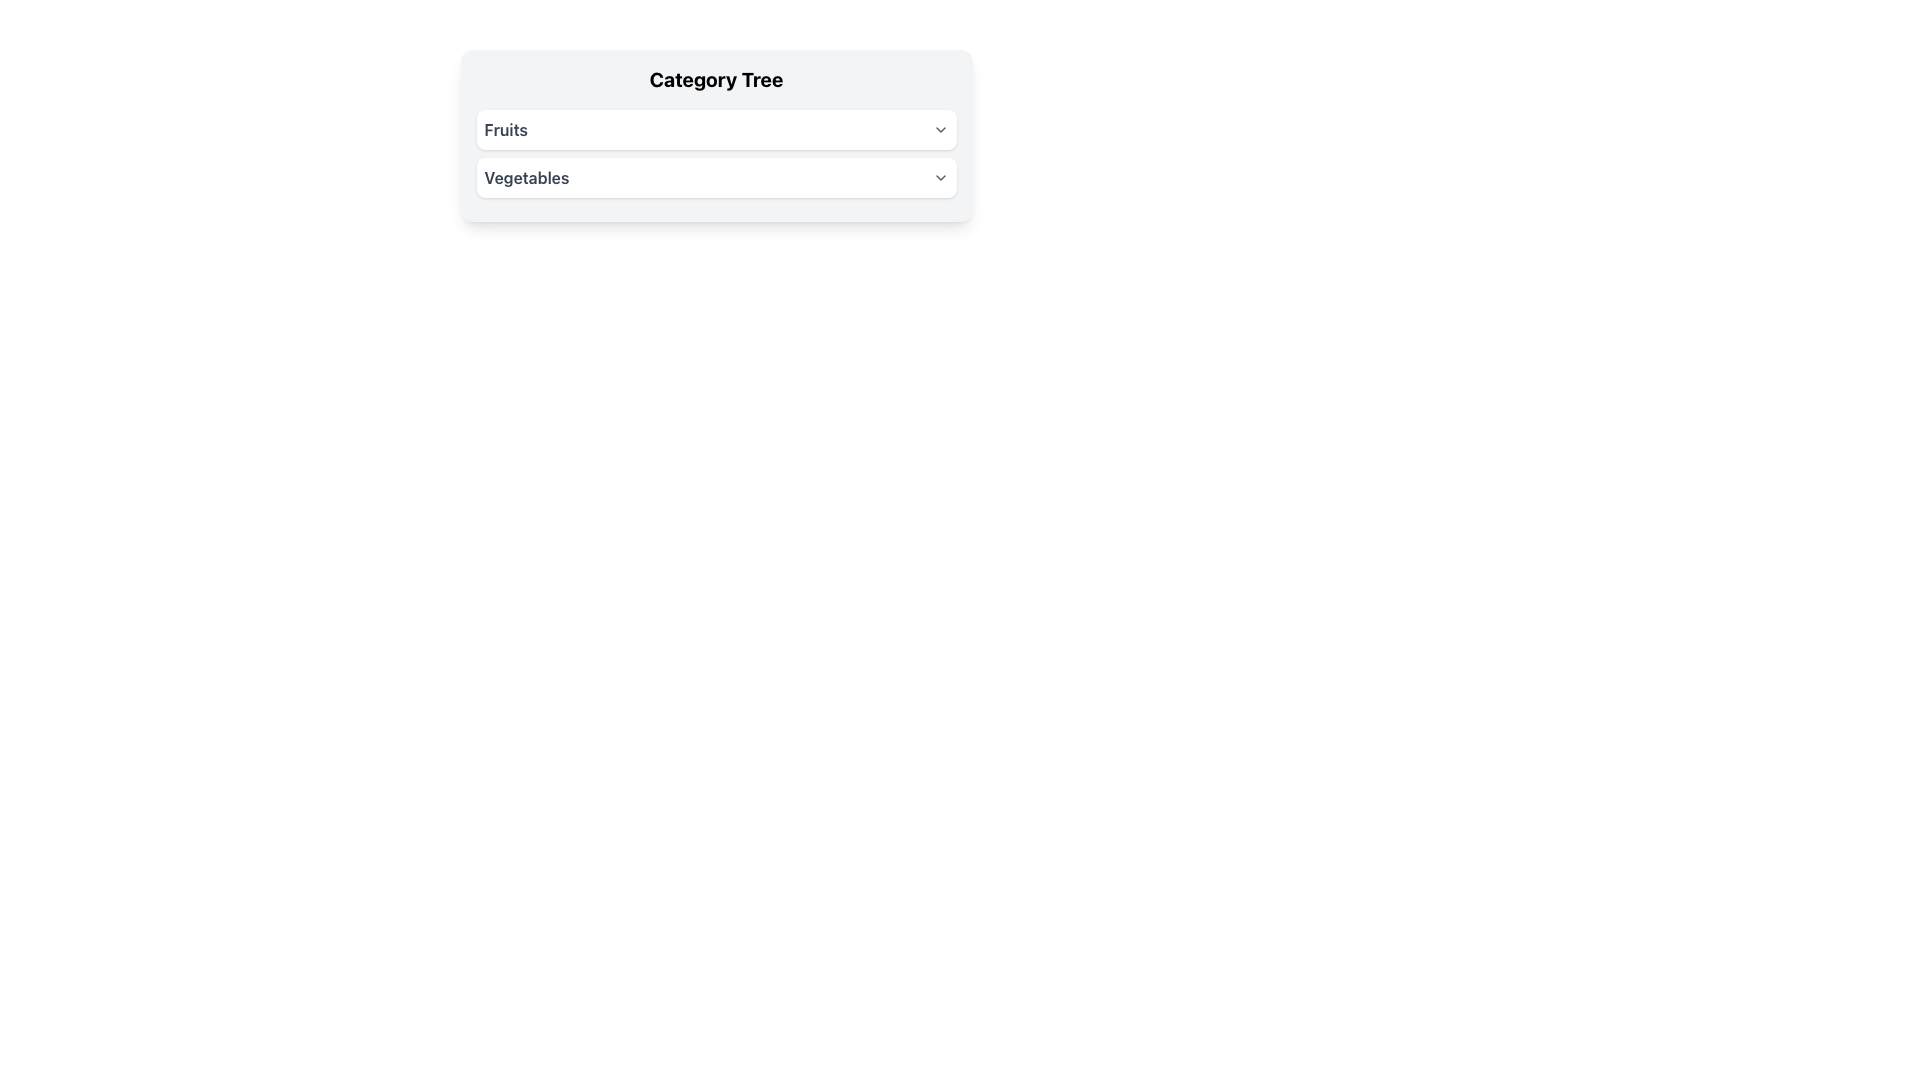 The image size is (1920, 1080). I want to click on the dropdown activator icon for the 'Fruits' category, which is located at the rightmost position in the item row, next to the 'Fruits' label, so click(939, 130).